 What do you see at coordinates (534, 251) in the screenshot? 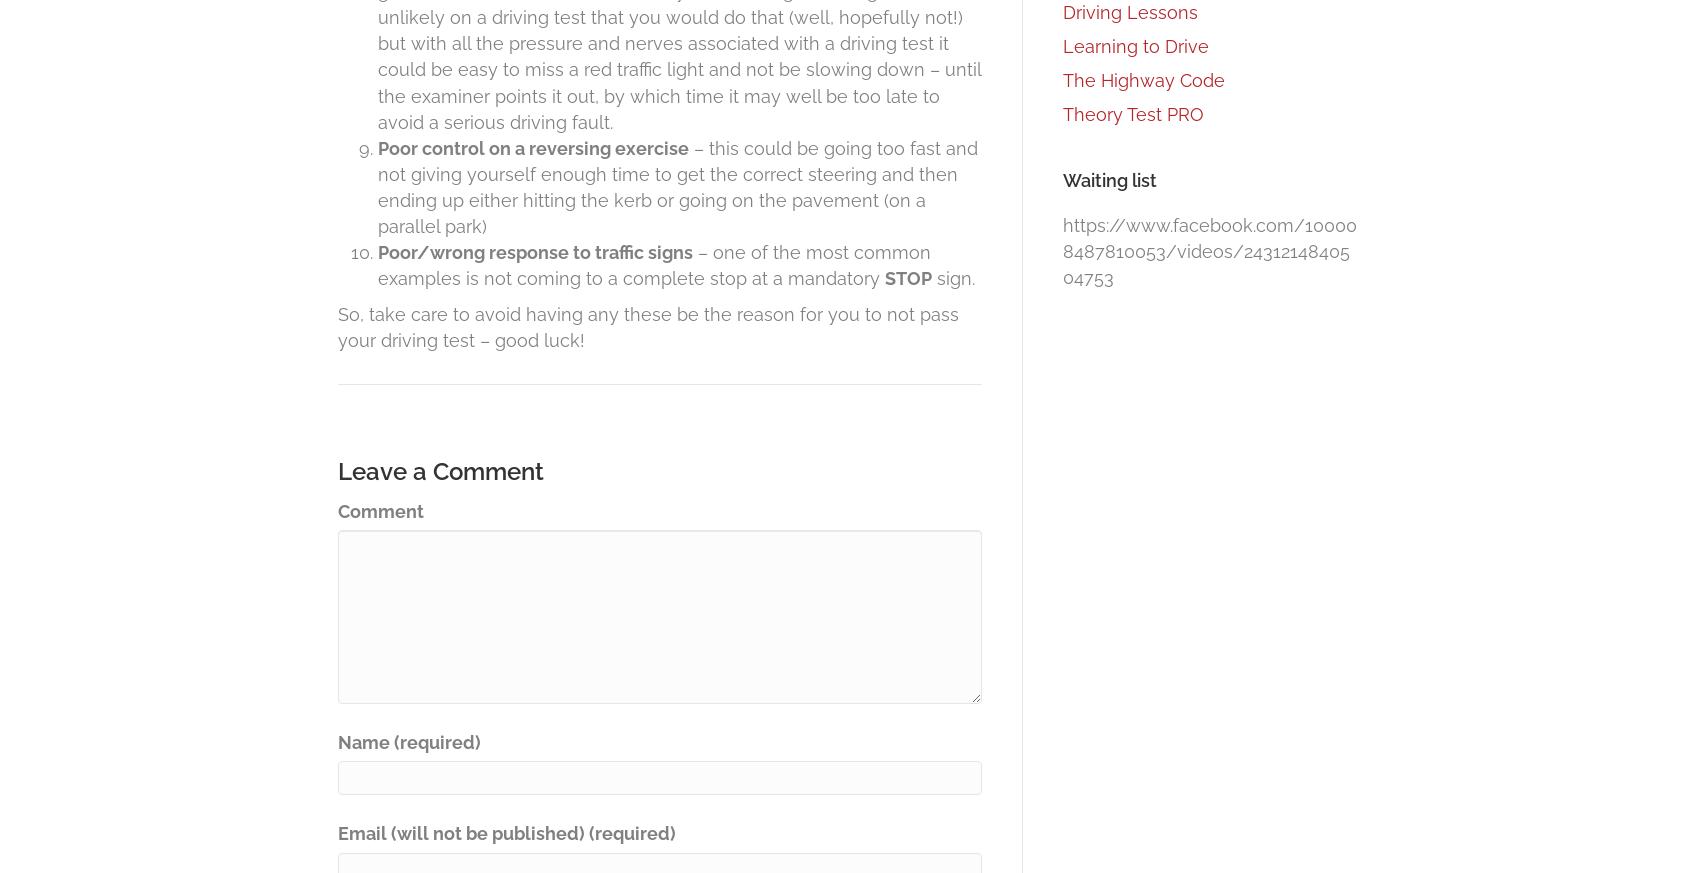
I see `'Poor/wrong response to traffic signs'` at bounding box center [534, 251].